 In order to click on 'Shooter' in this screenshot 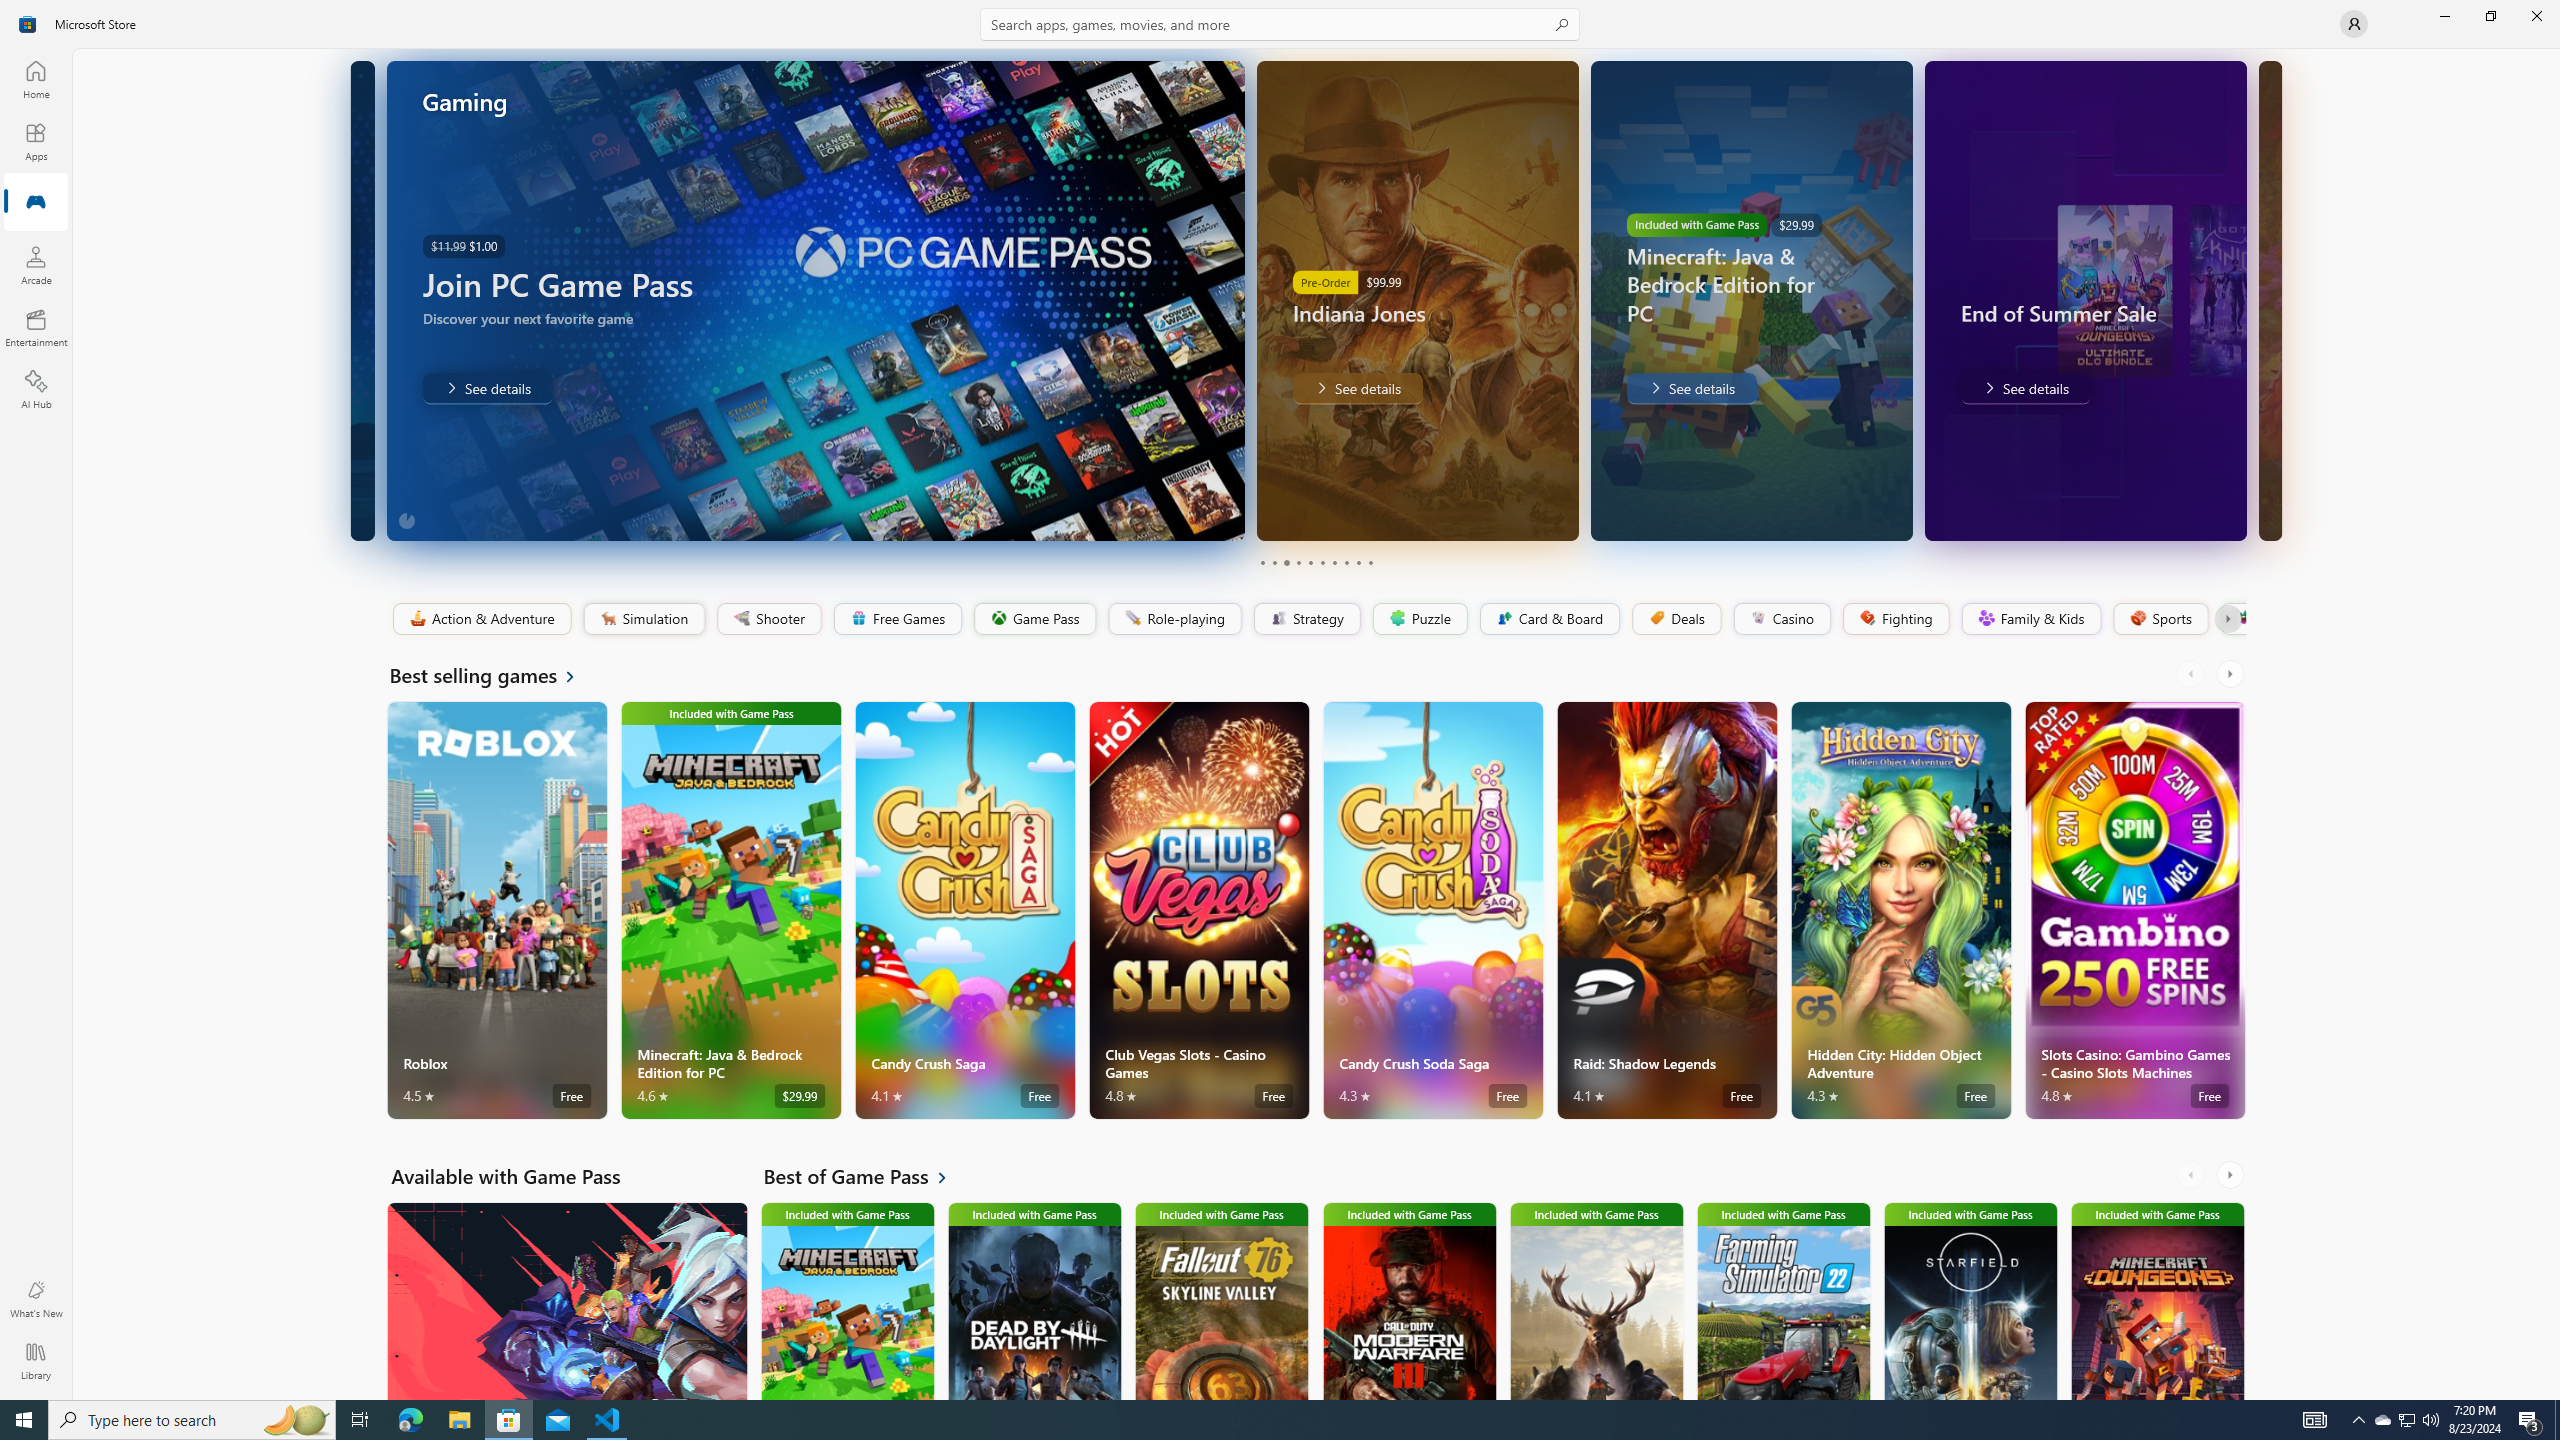, I will do `click(767, 618)`.